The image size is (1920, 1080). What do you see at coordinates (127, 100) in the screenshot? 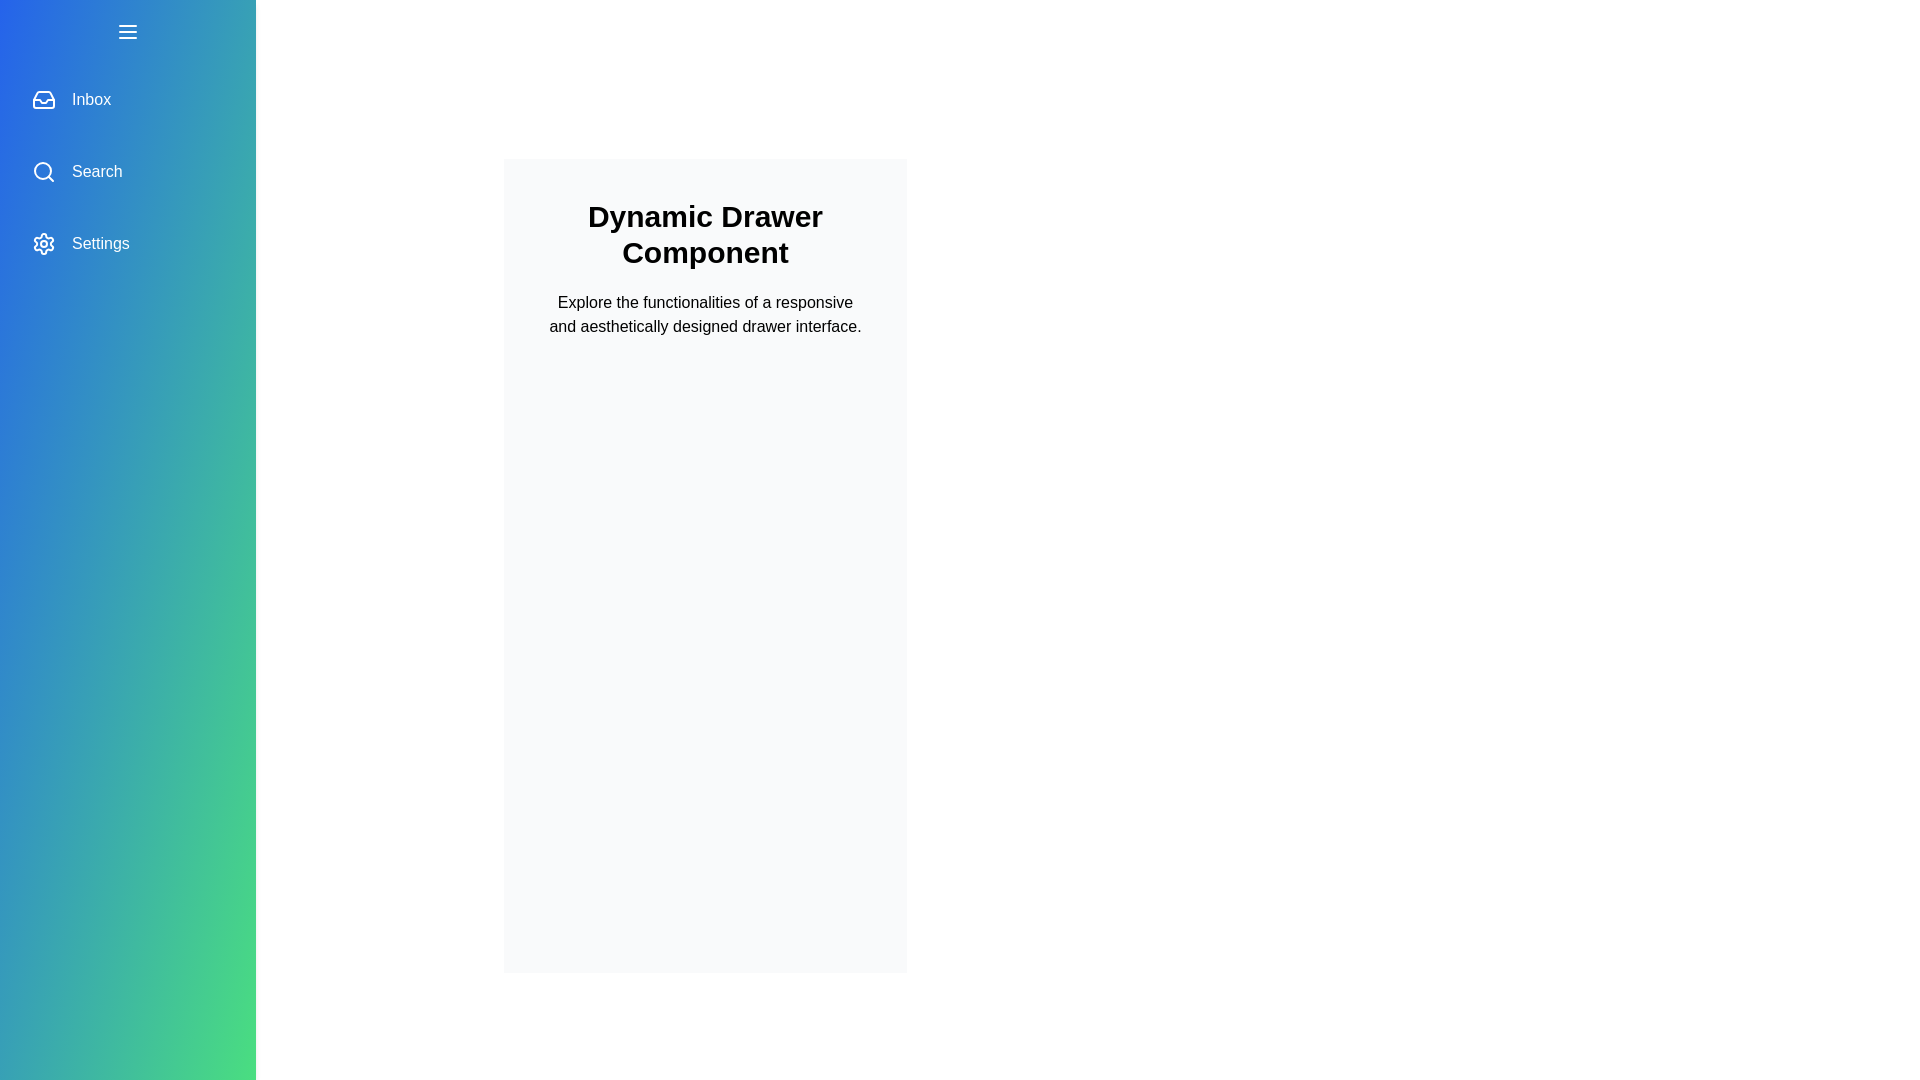
I see `the Inbox menu item` at bounding box center [127, 100].